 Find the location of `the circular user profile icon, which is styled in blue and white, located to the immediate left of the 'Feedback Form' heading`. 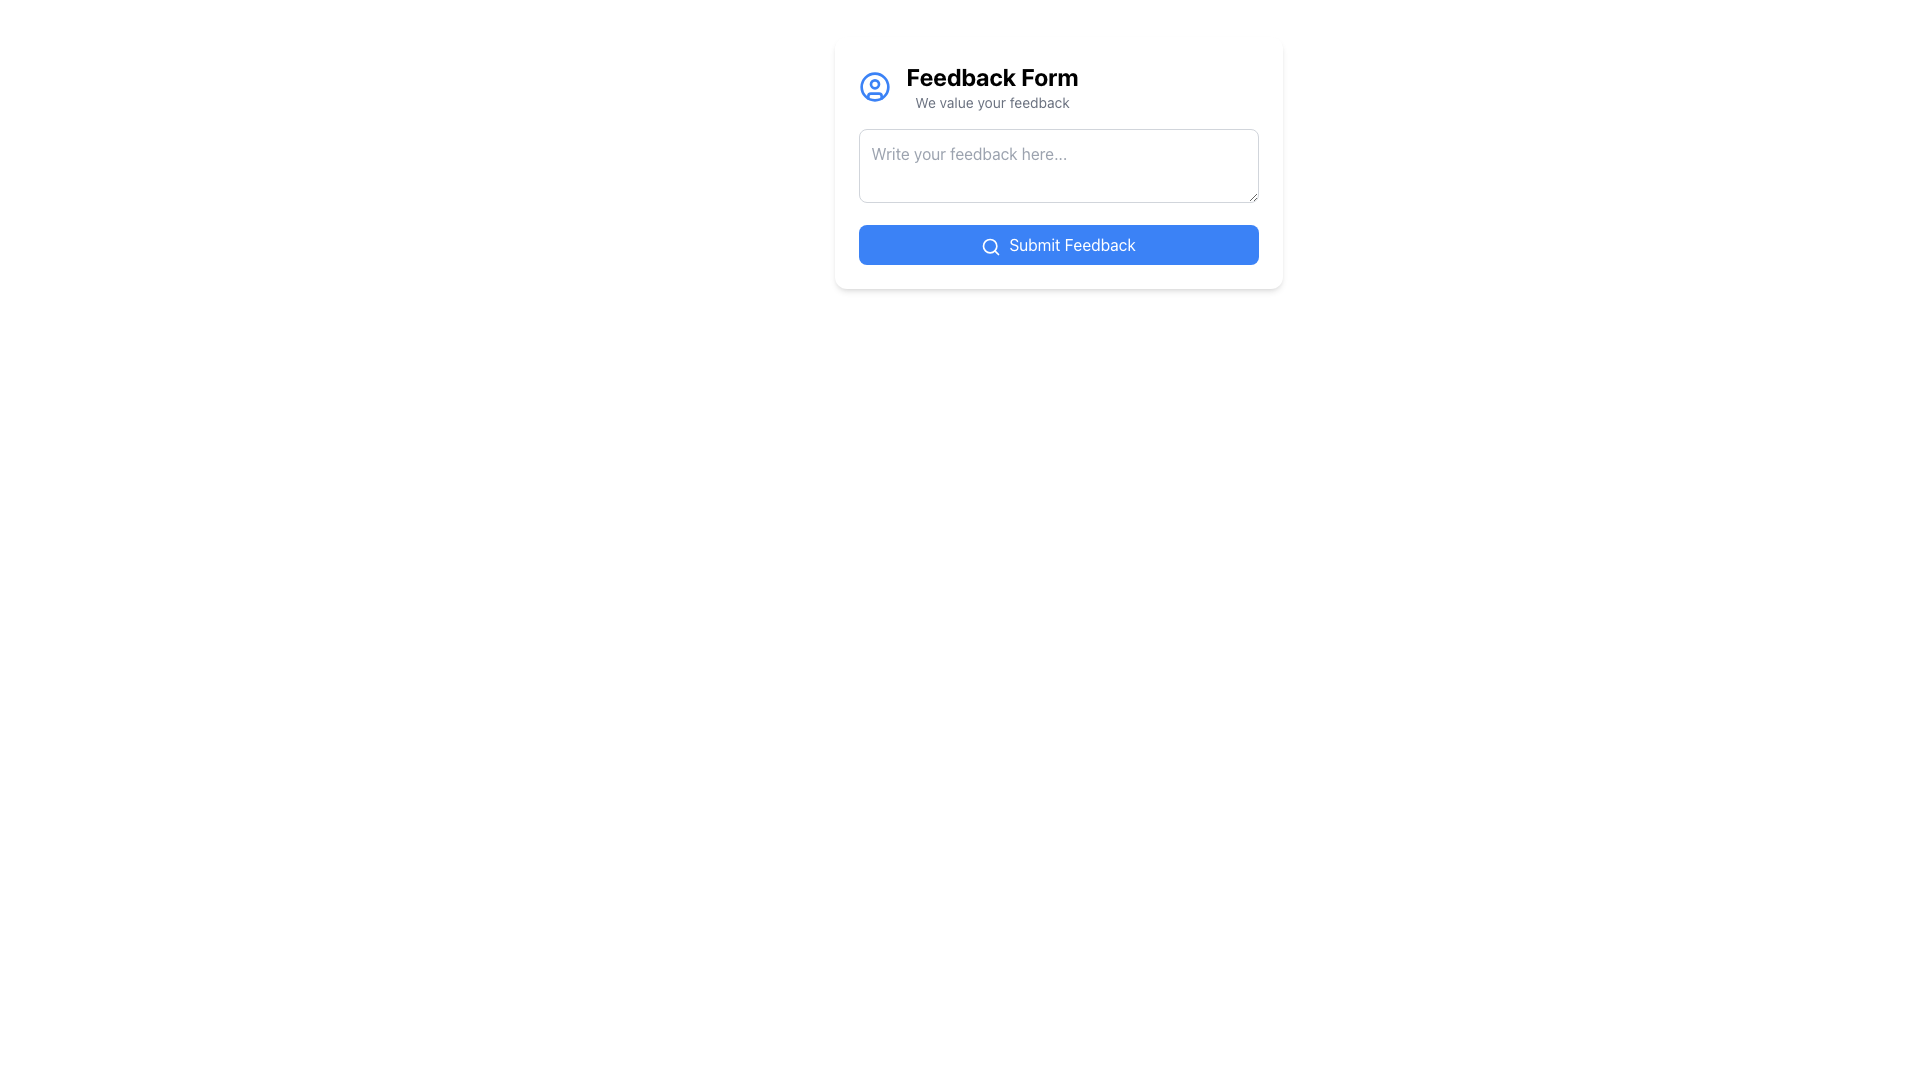

the circular user profile icon, which is styled in blue and white, located to the immediate left of the 'Feedback Form' heading is located at coordinates (874, 86).